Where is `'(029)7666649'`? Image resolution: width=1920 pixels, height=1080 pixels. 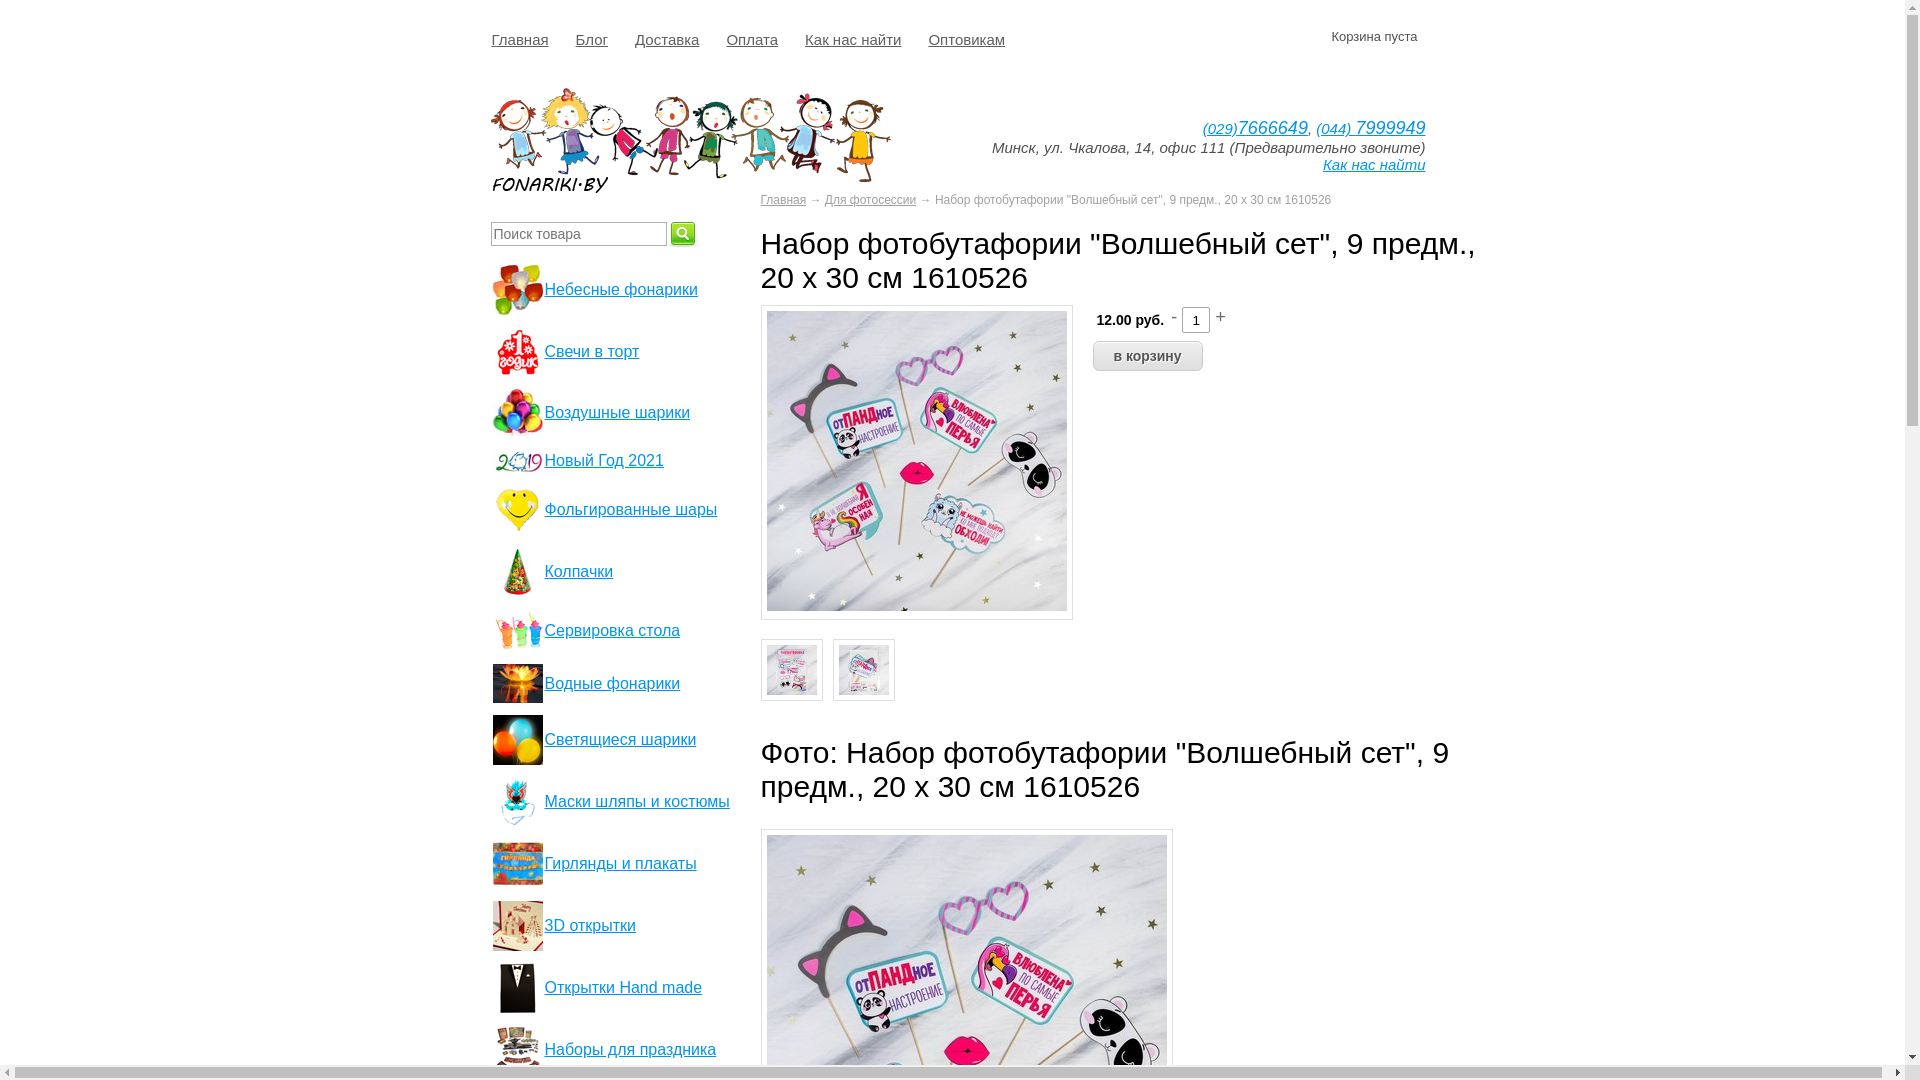
'(029)7666649' is located at coordinates (1254, 128).